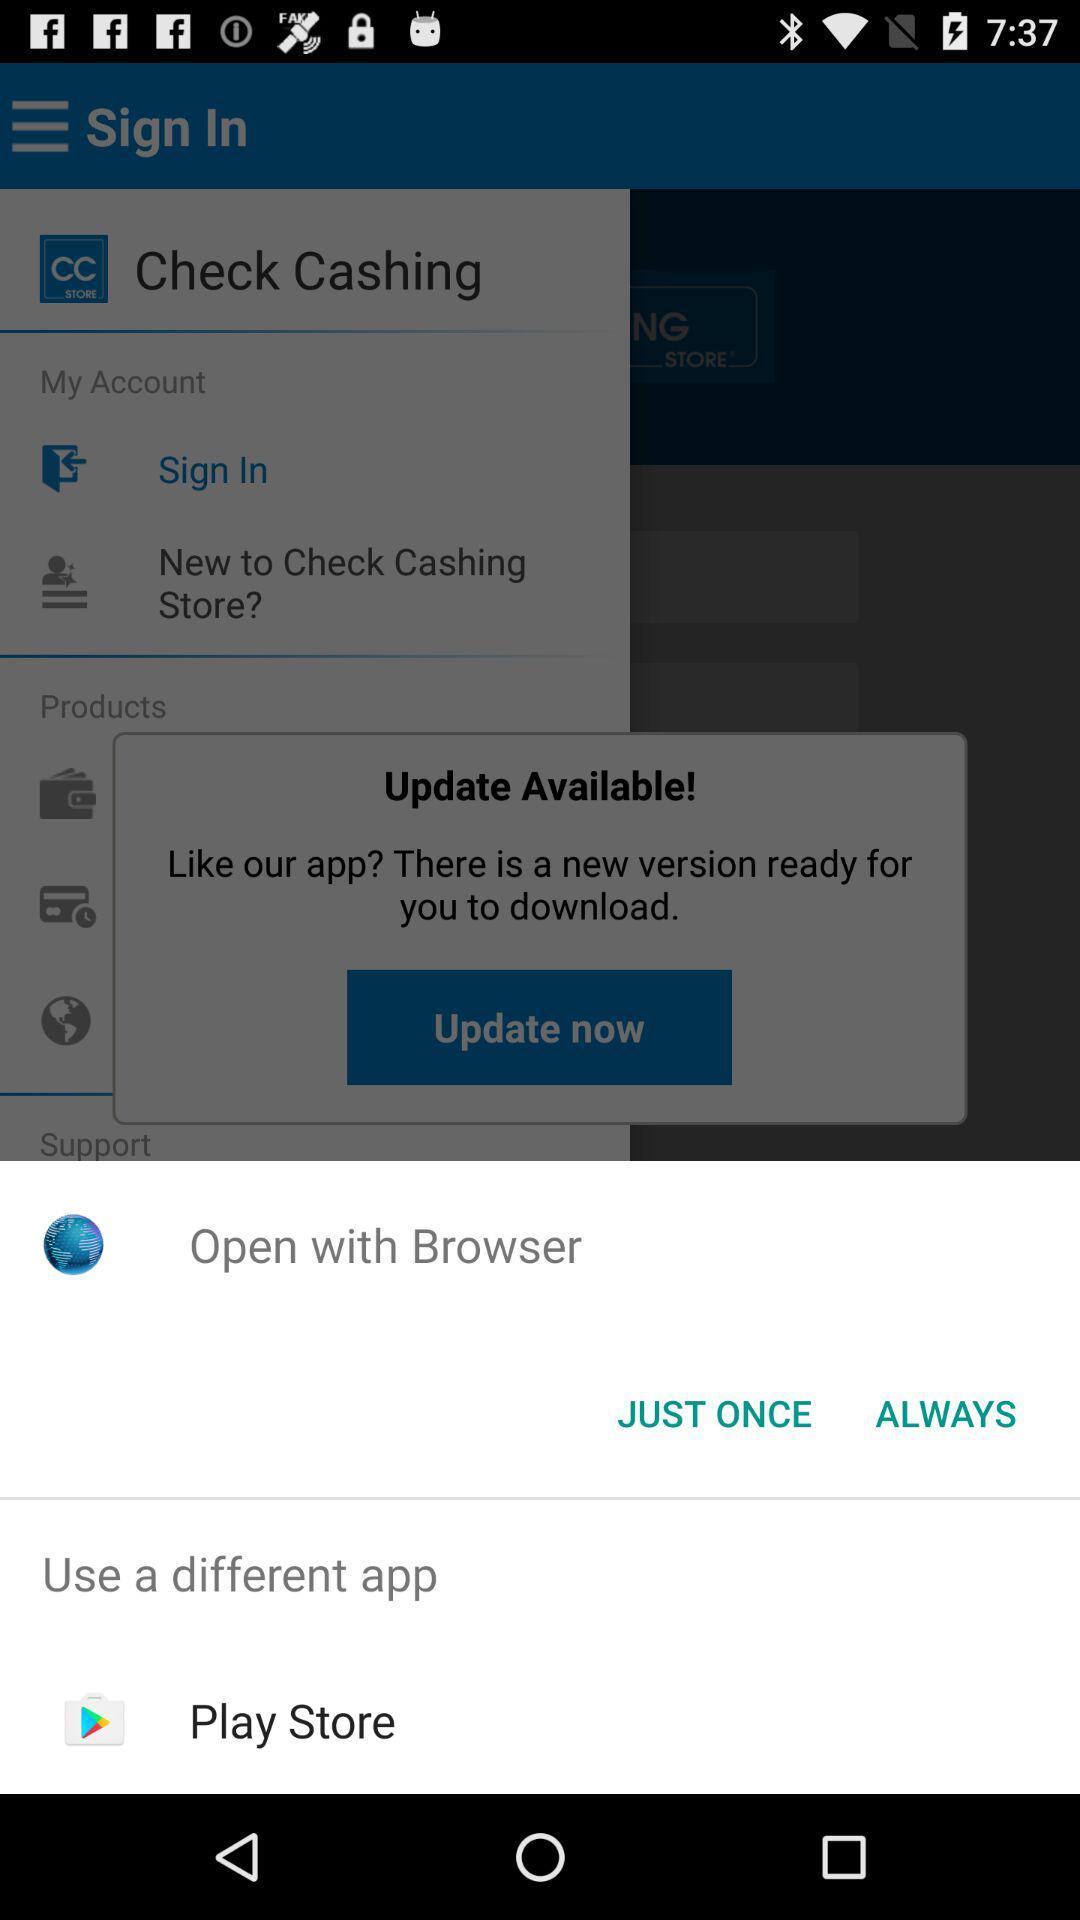 The height and width of the screenshot is (1920, 1080). Describe the element at coordinates (540, 1572) in the screenshot. I see `the item above play store item` at that location.